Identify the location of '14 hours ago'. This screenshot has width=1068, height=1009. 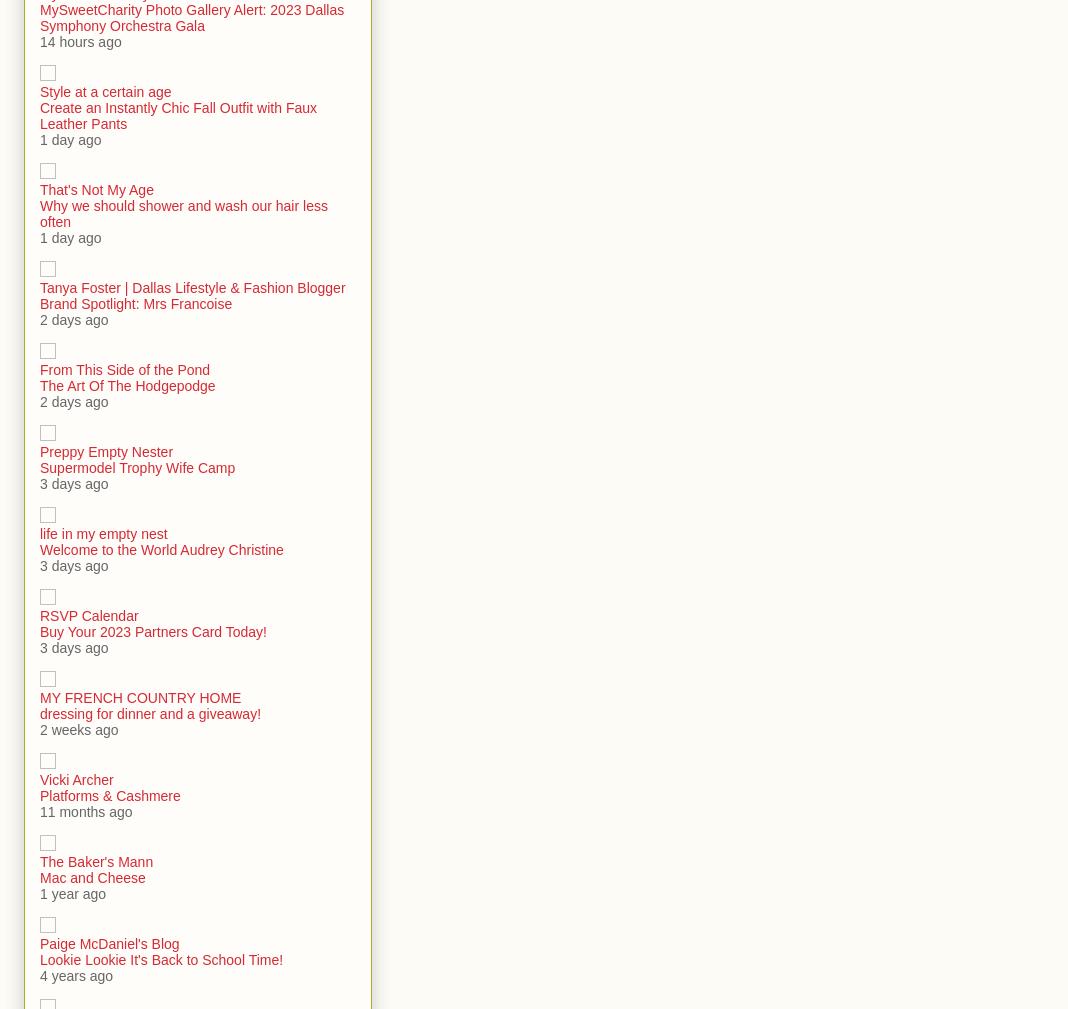
(79, 40).